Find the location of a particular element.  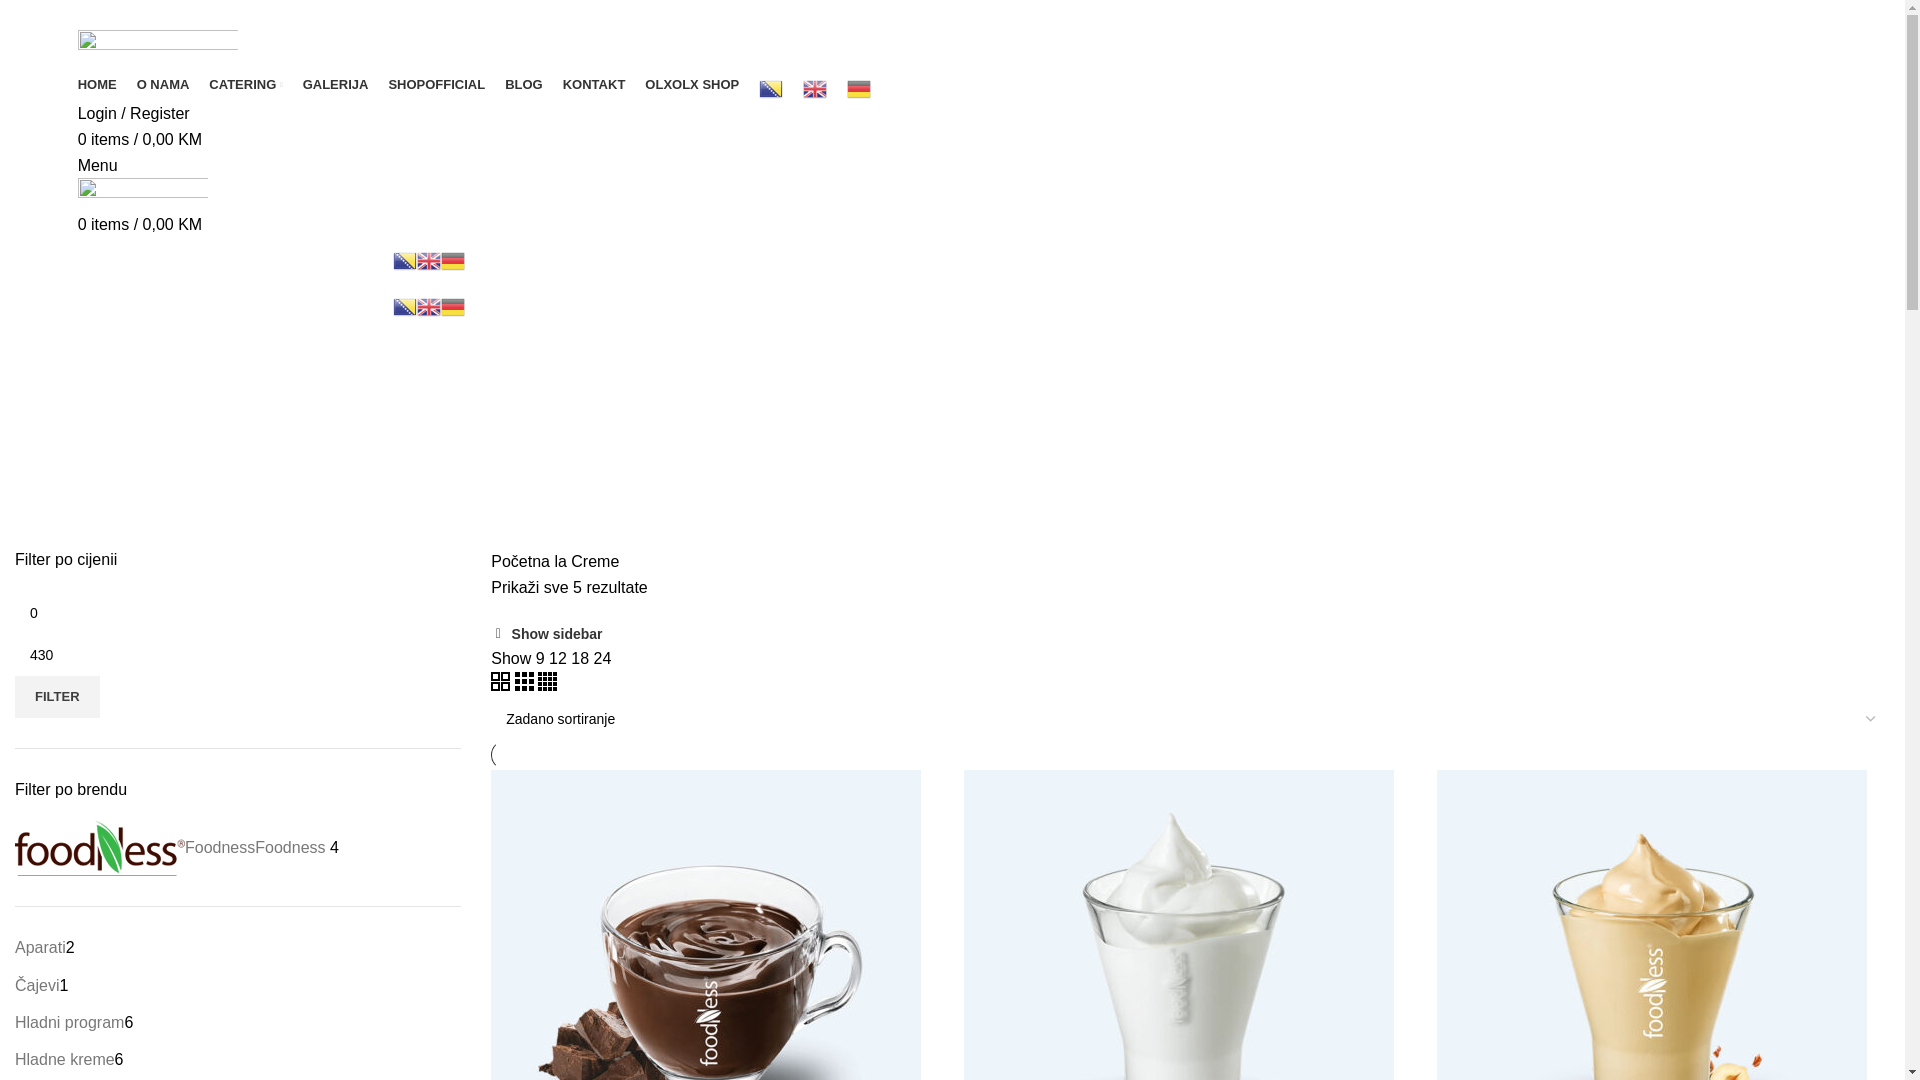

'Aparati' is located at coordinates (40, 946).